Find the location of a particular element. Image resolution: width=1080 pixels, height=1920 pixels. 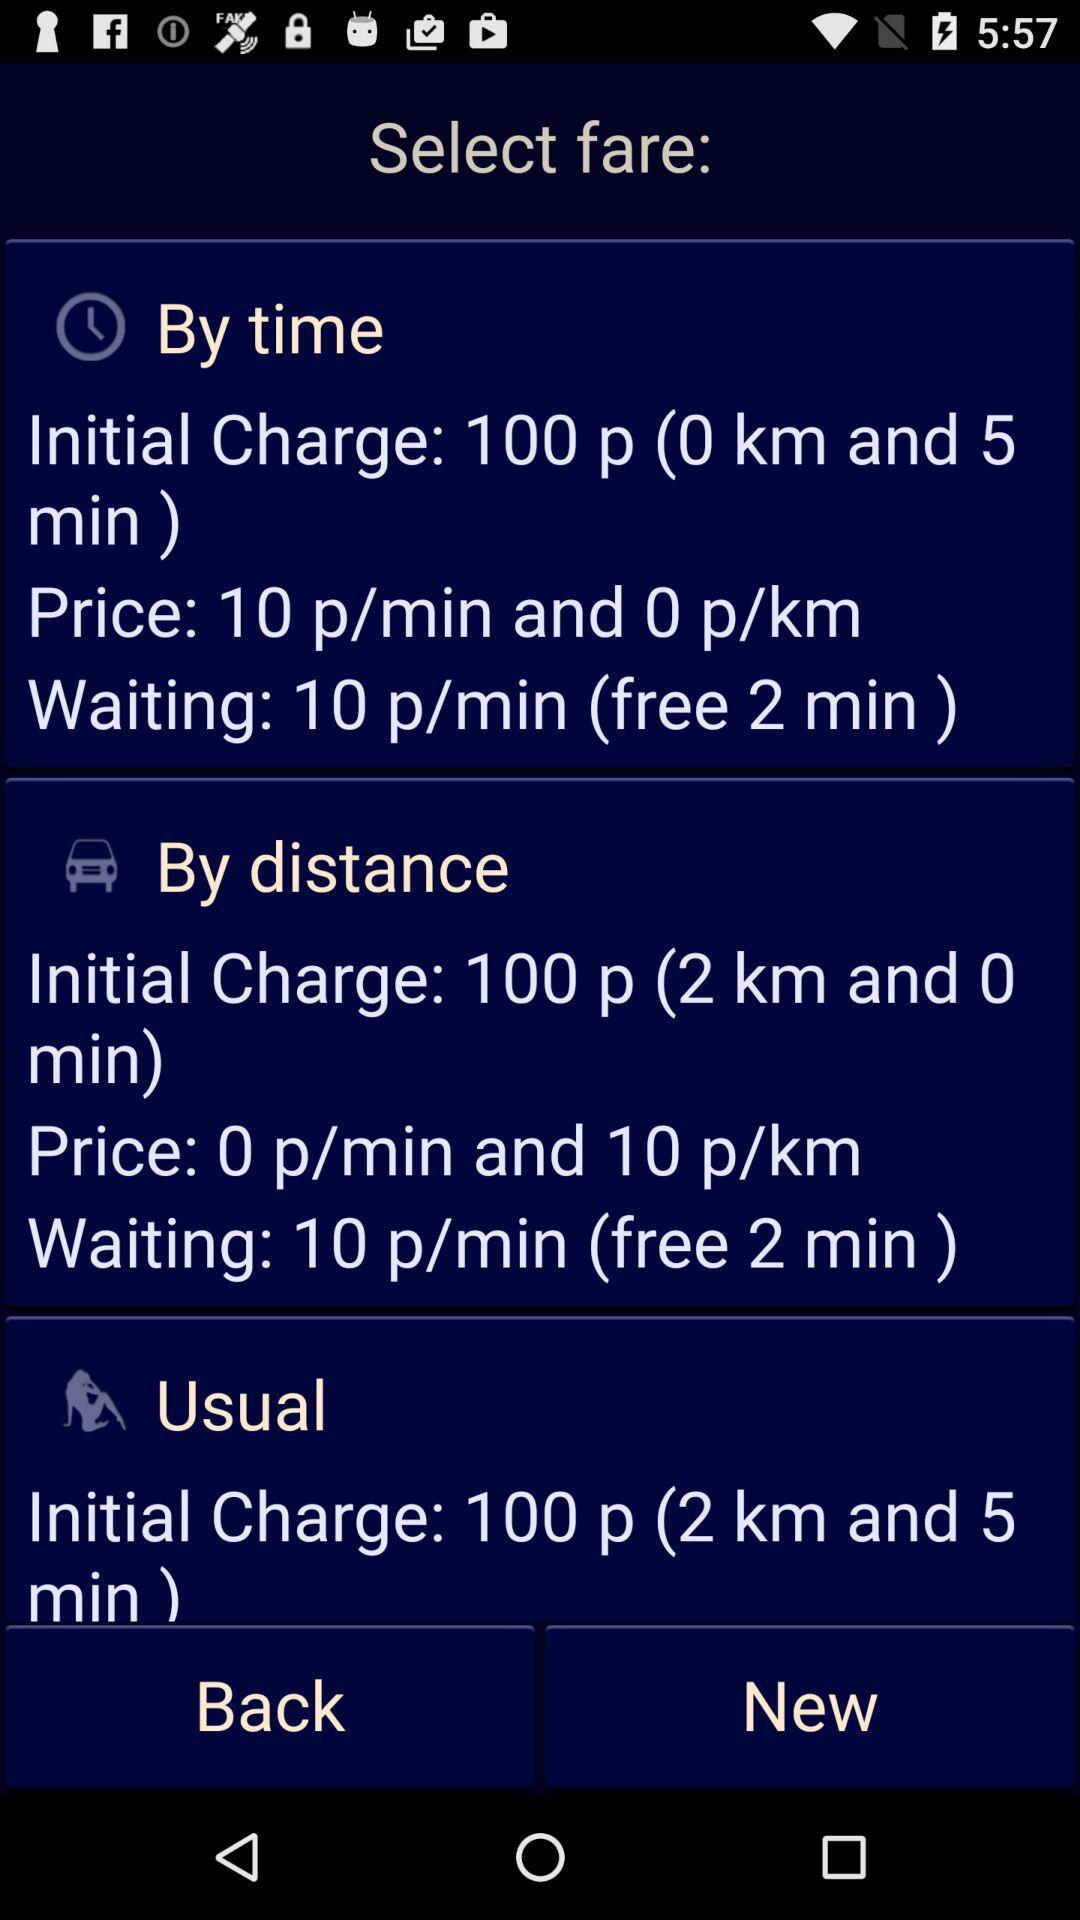

app next to the new is located at coordinates (270, 1706).